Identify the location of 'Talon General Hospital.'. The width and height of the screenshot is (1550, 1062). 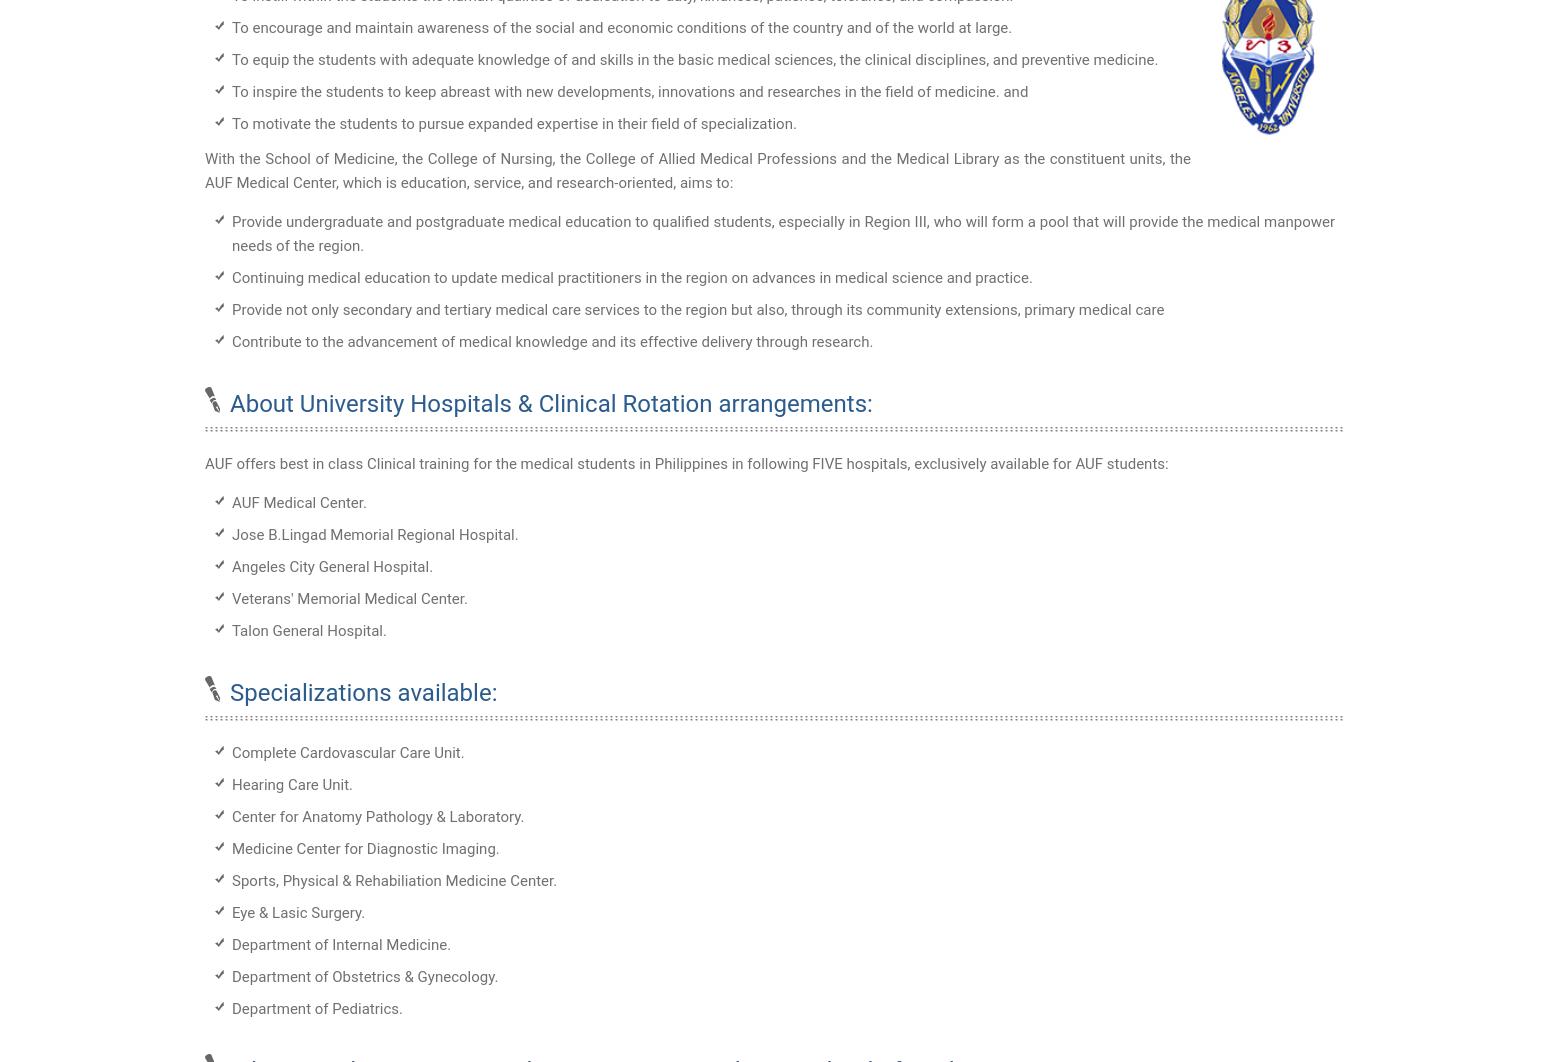
(309, 629).